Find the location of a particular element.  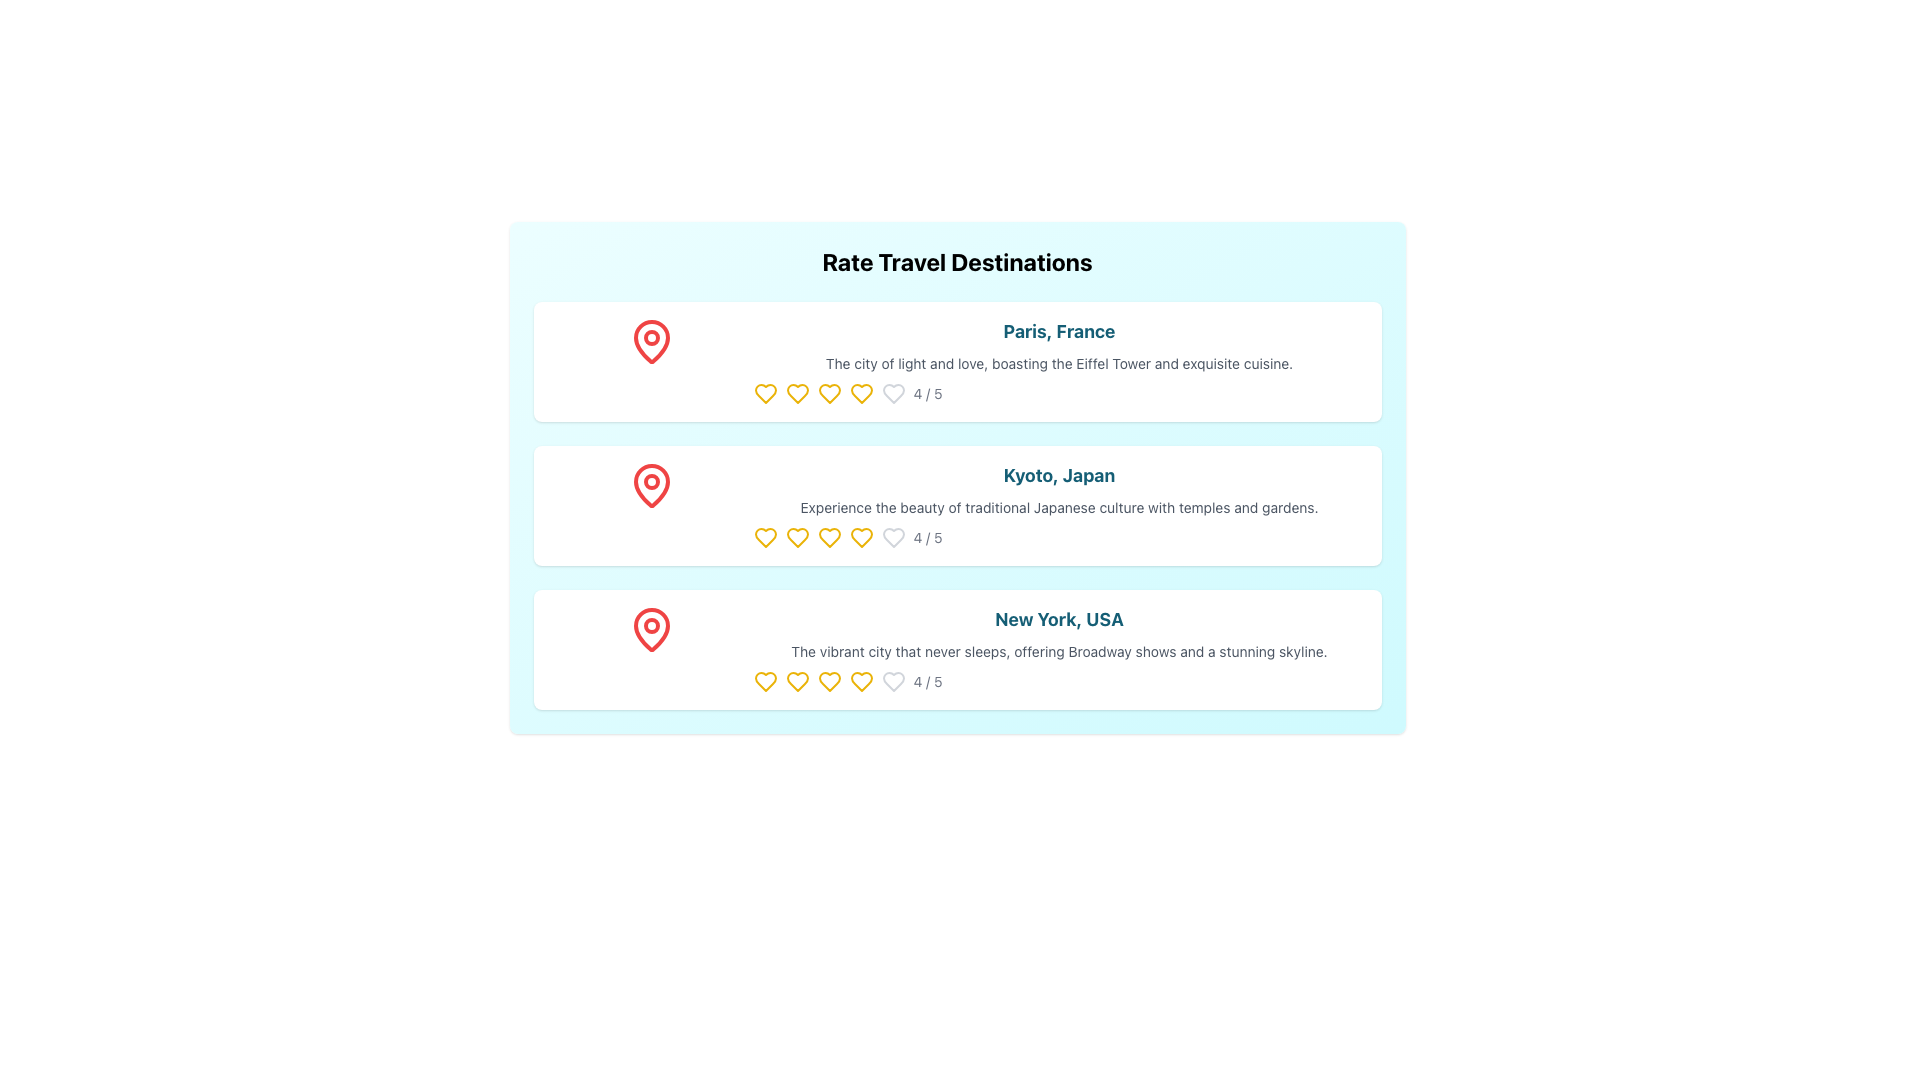

the geographical location icon representing 'New York, USA', which is positioned at the leftmost part of the third section in the list is located at coordinates (651, 650).